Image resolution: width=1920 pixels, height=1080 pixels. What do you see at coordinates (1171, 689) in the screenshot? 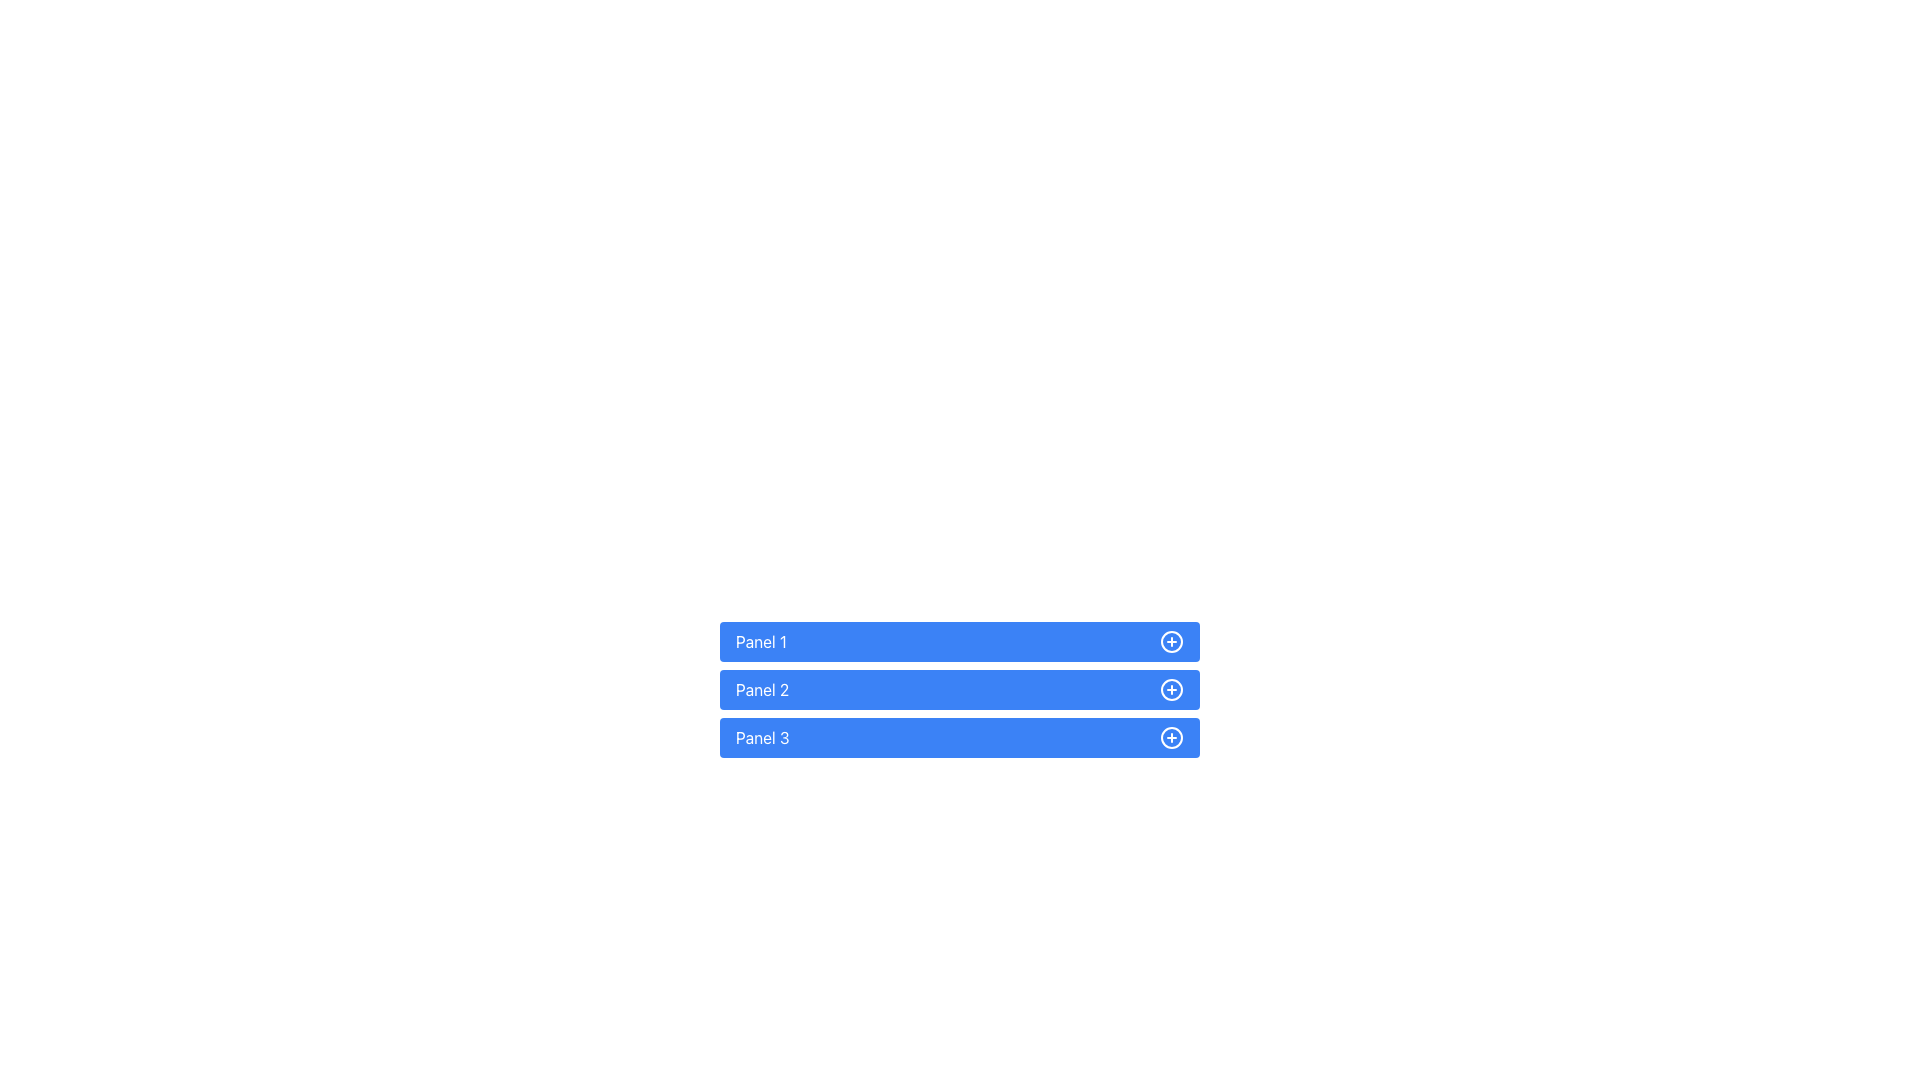
I see `the circular '+' icon button located to the right of the text 'Panel 2' in the vertical stack of icons` at bounding box center [1171, 689].